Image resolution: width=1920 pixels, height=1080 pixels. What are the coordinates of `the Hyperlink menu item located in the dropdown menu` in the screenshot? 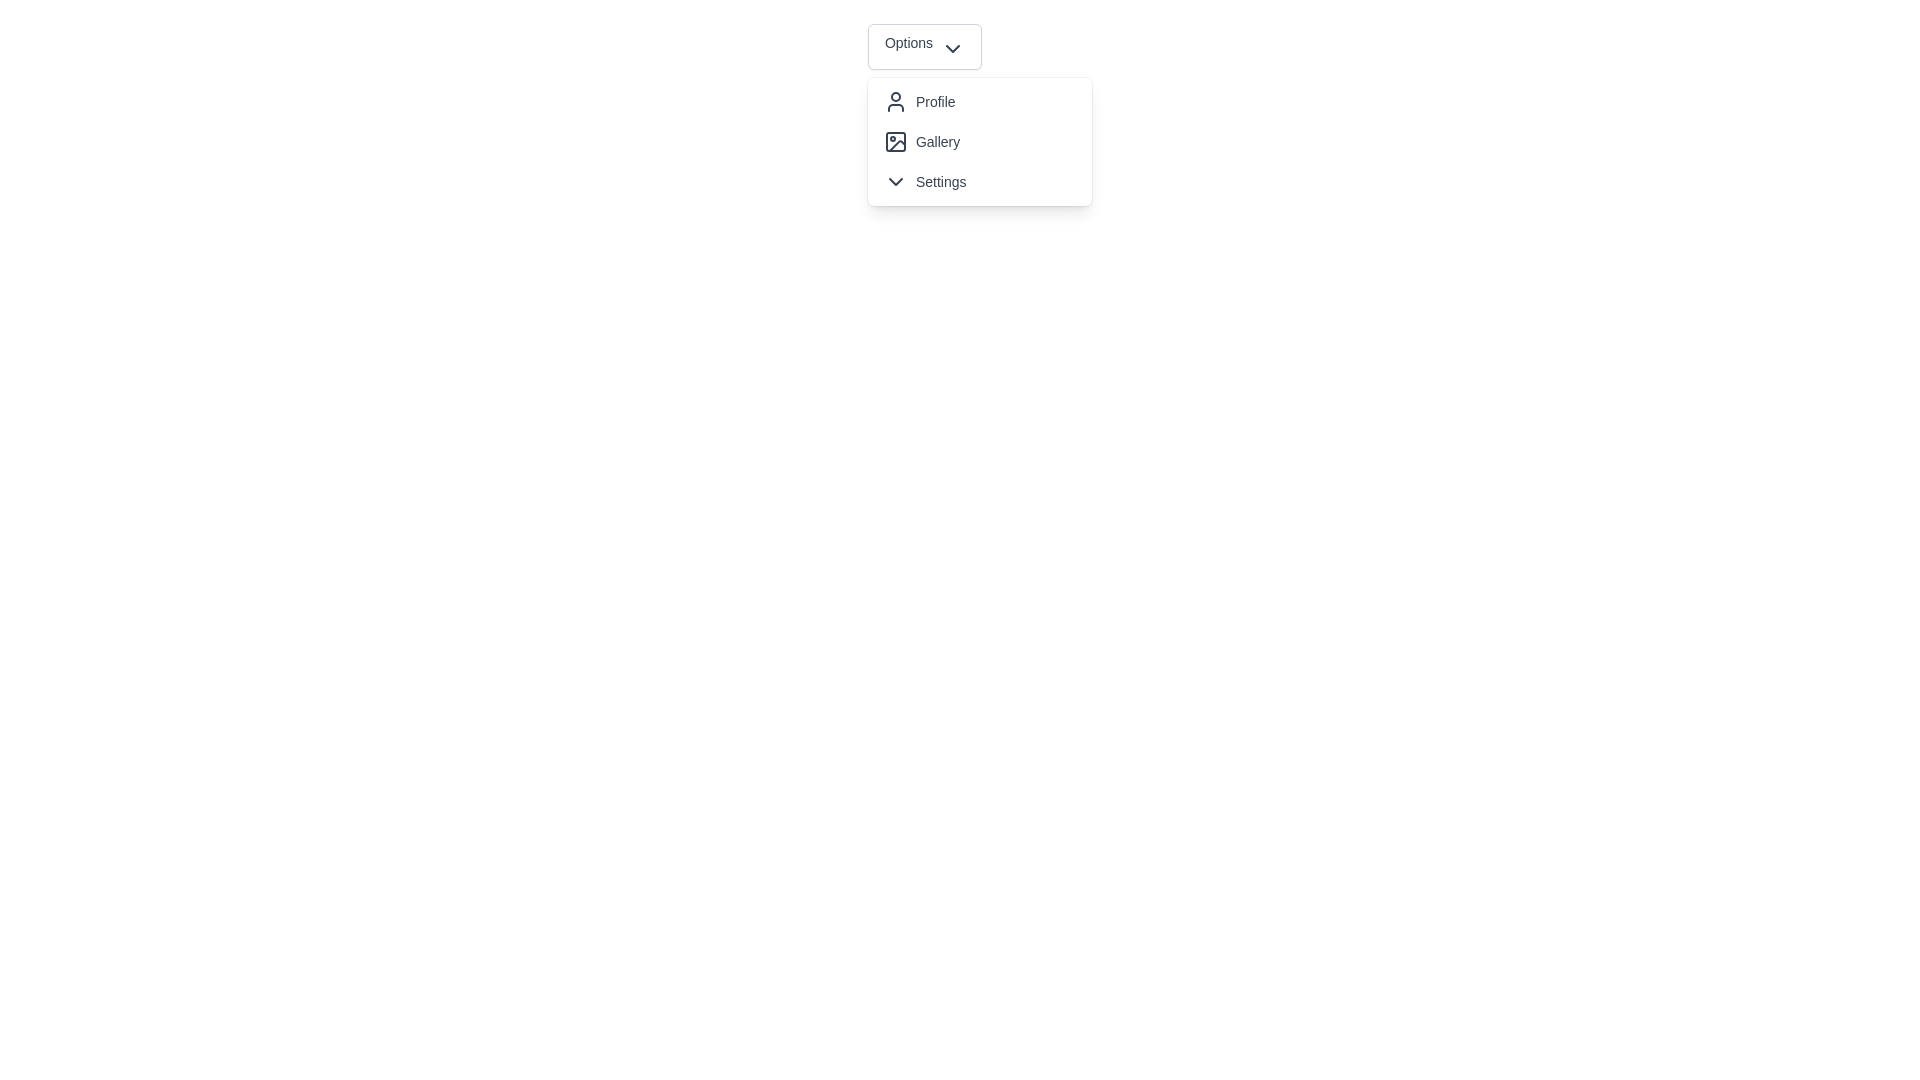 It's located at (979, 141).